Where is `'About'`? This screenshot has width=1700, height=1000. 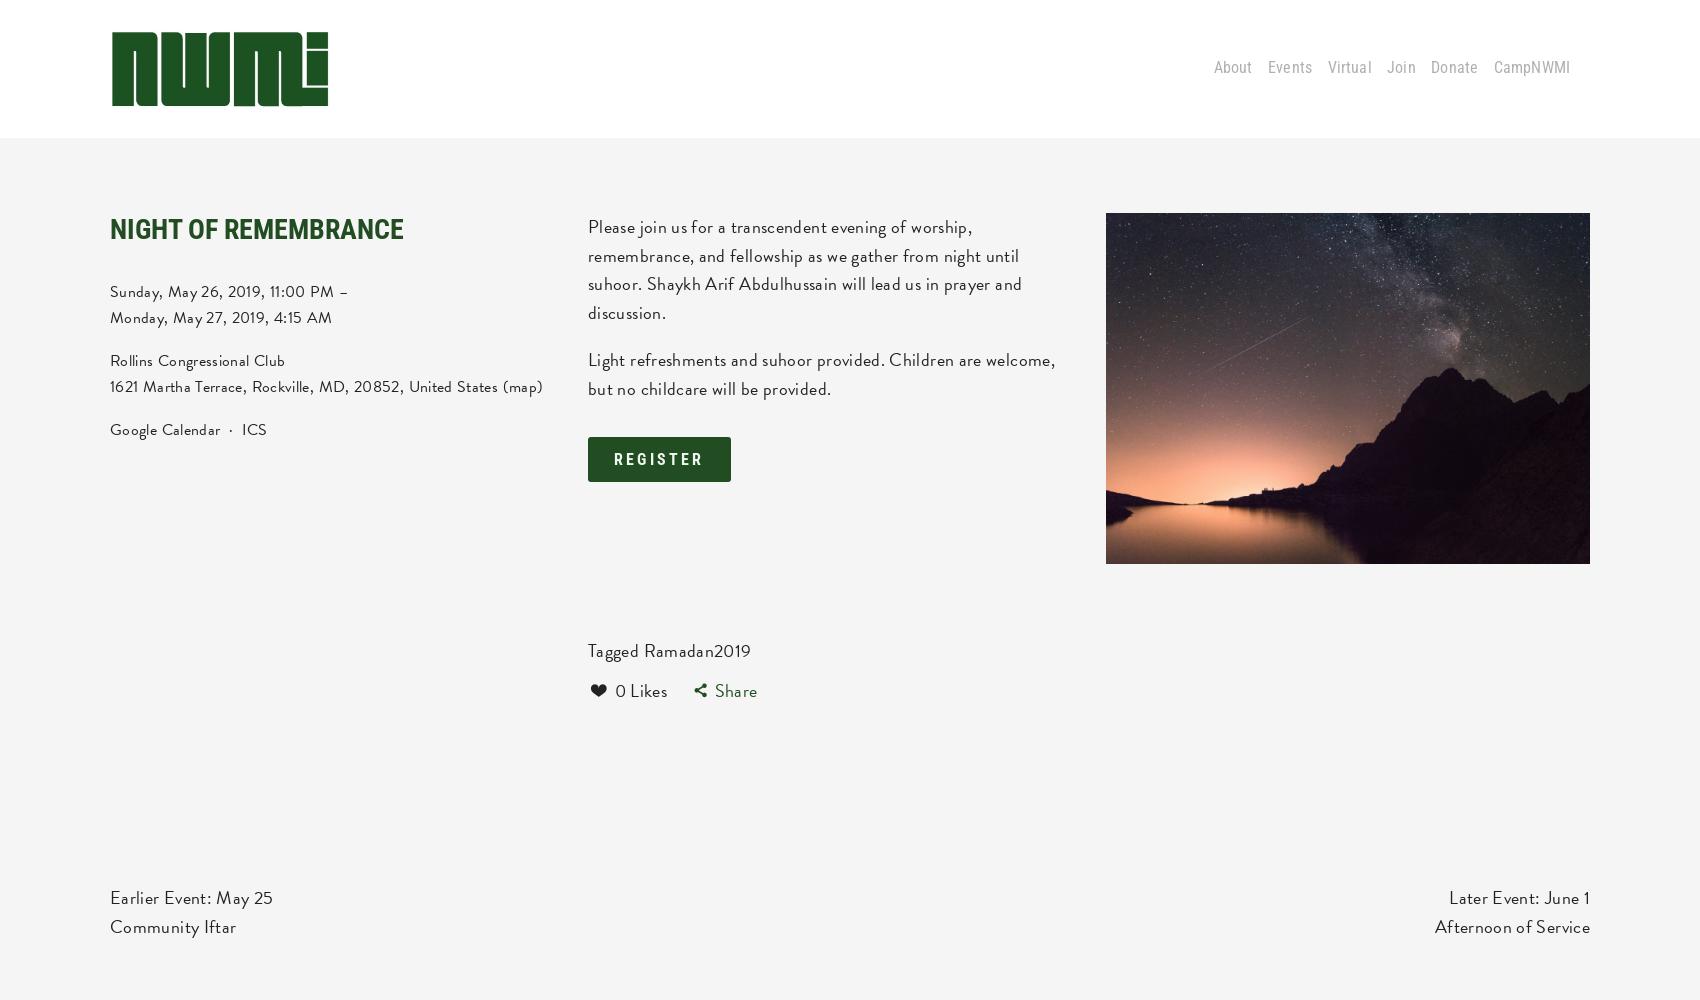 'About' is located at coordinates (1231, 67).